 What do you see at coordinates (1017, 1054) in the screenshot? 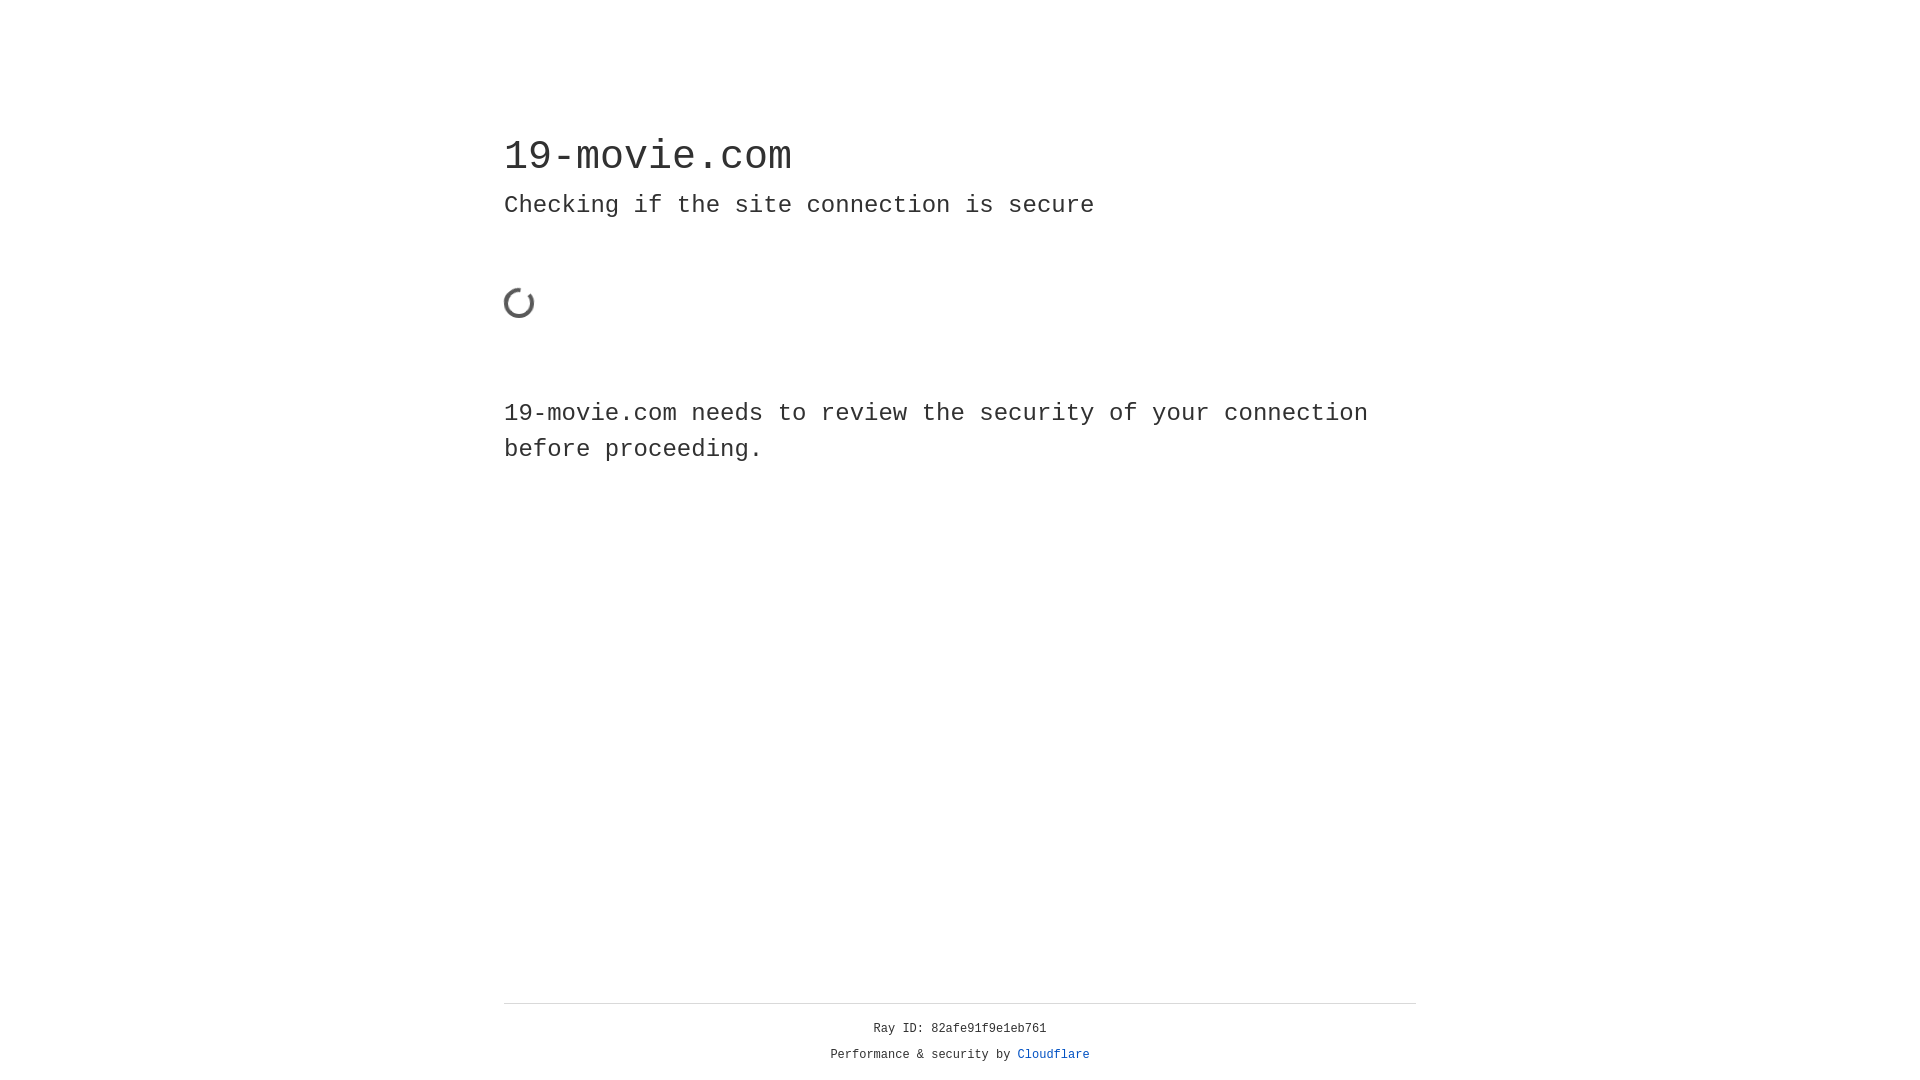
I see `'Cloudflare'` at bounding box center [1017, 1054].